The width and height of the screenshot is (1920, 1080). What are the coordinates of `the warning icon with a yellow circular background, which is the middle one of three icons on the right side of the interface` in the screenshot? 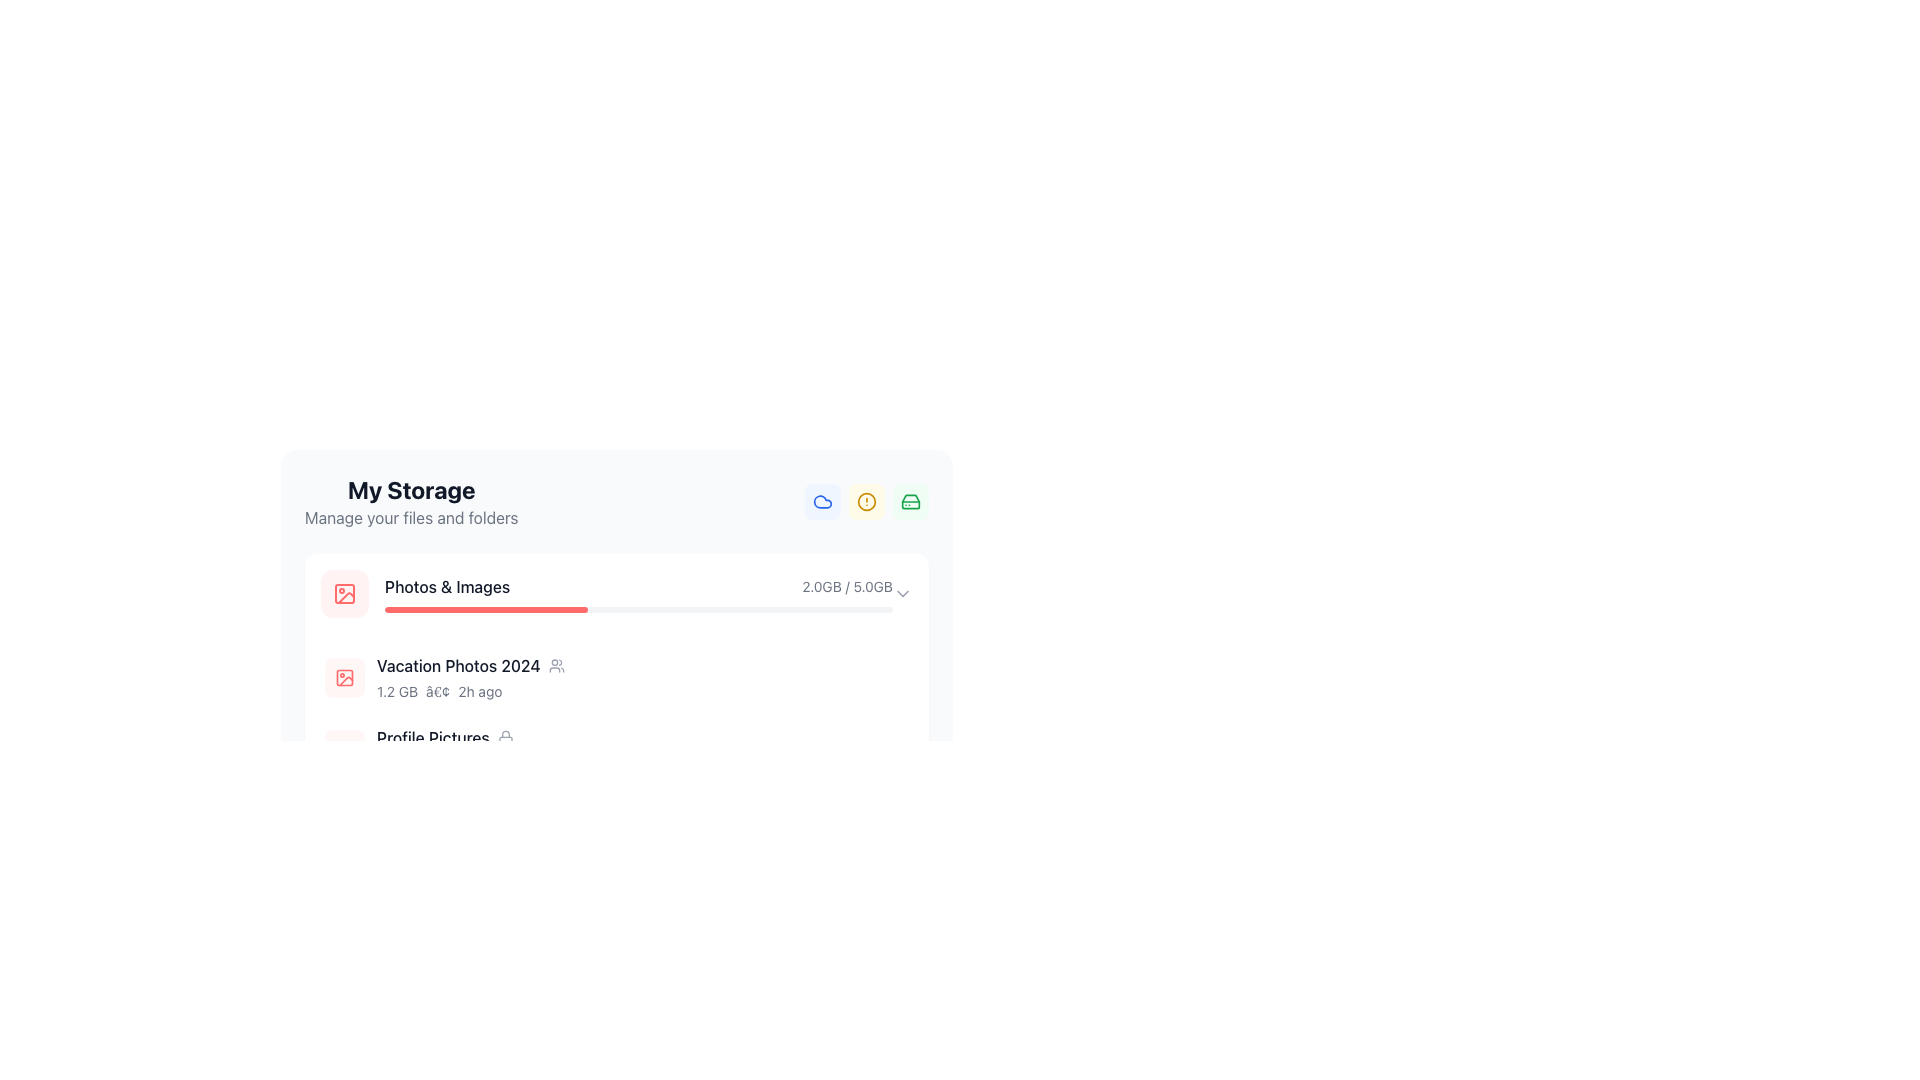 It's located at (867, 500).